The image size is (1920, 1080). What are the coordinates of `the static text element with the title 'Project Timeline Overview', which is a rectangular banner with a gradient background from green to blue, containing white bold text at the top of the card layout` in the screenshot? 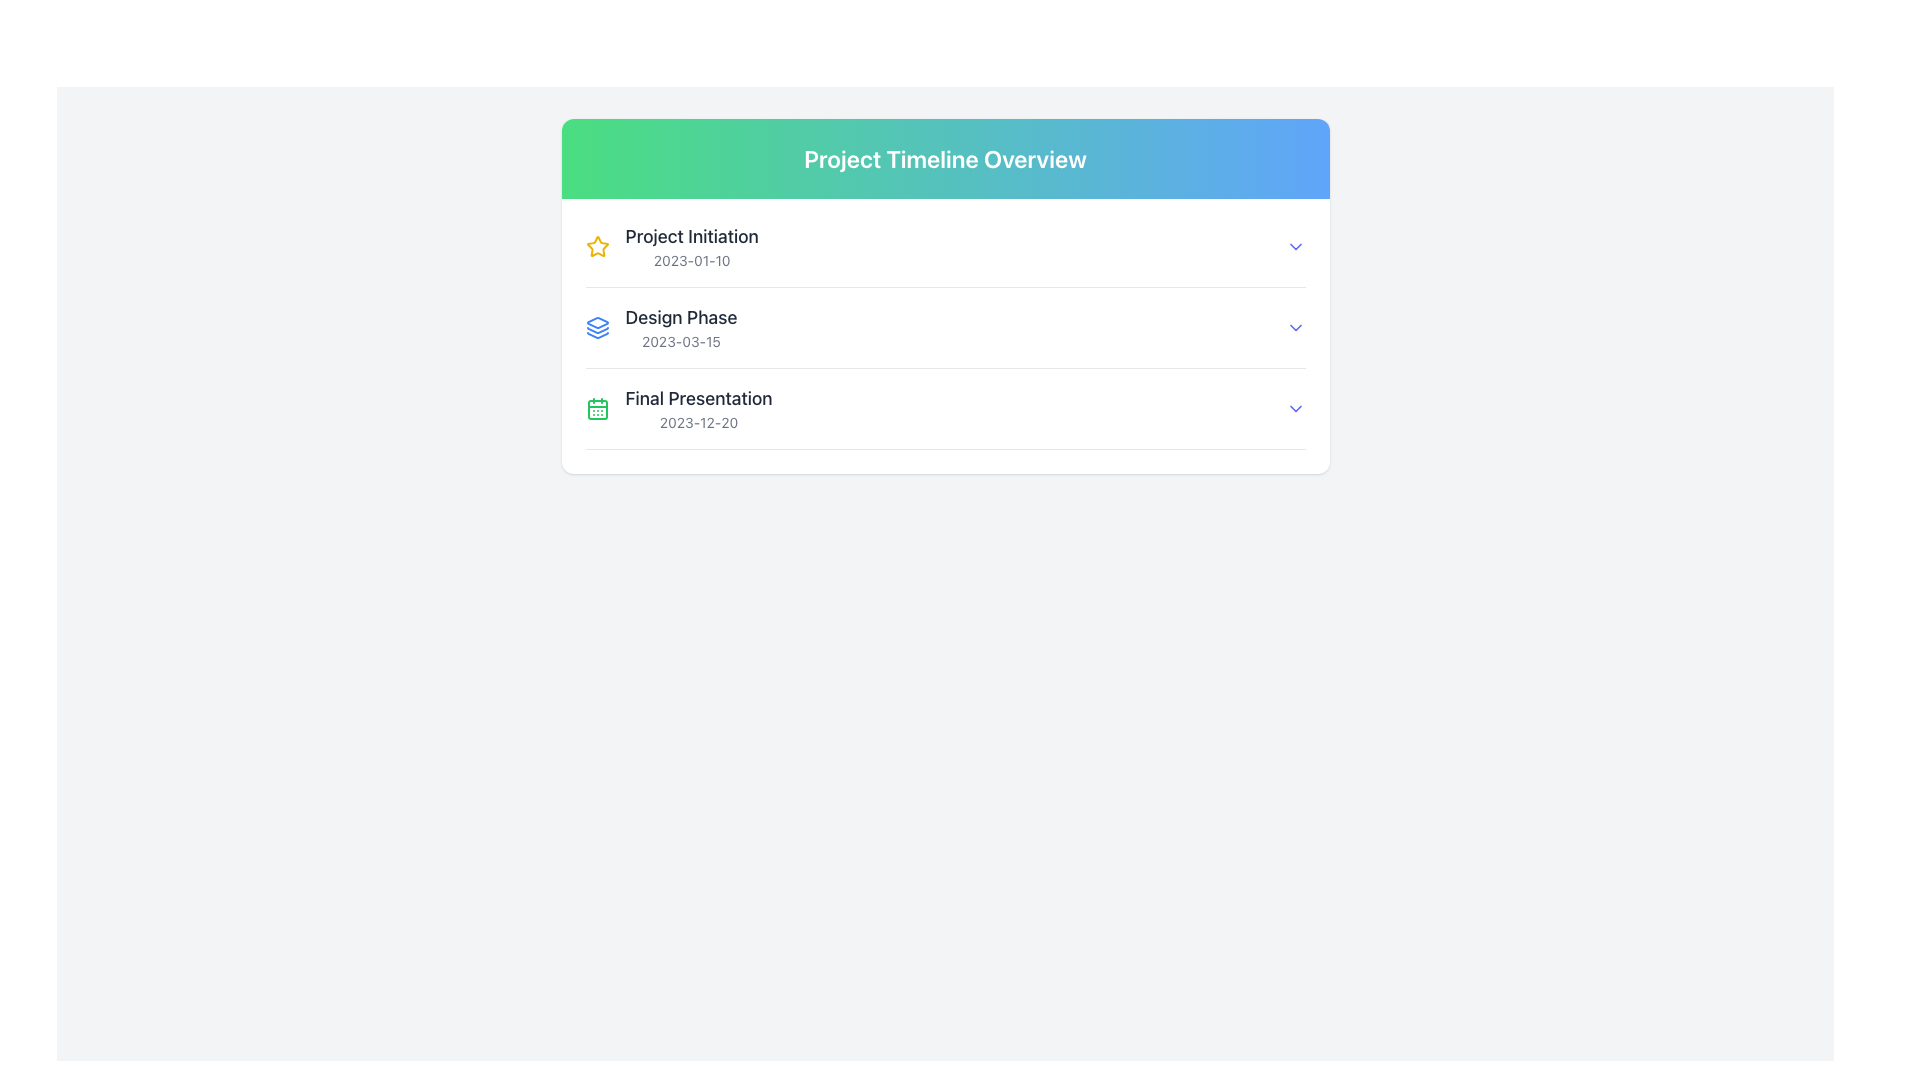 It's located at (944, 157).